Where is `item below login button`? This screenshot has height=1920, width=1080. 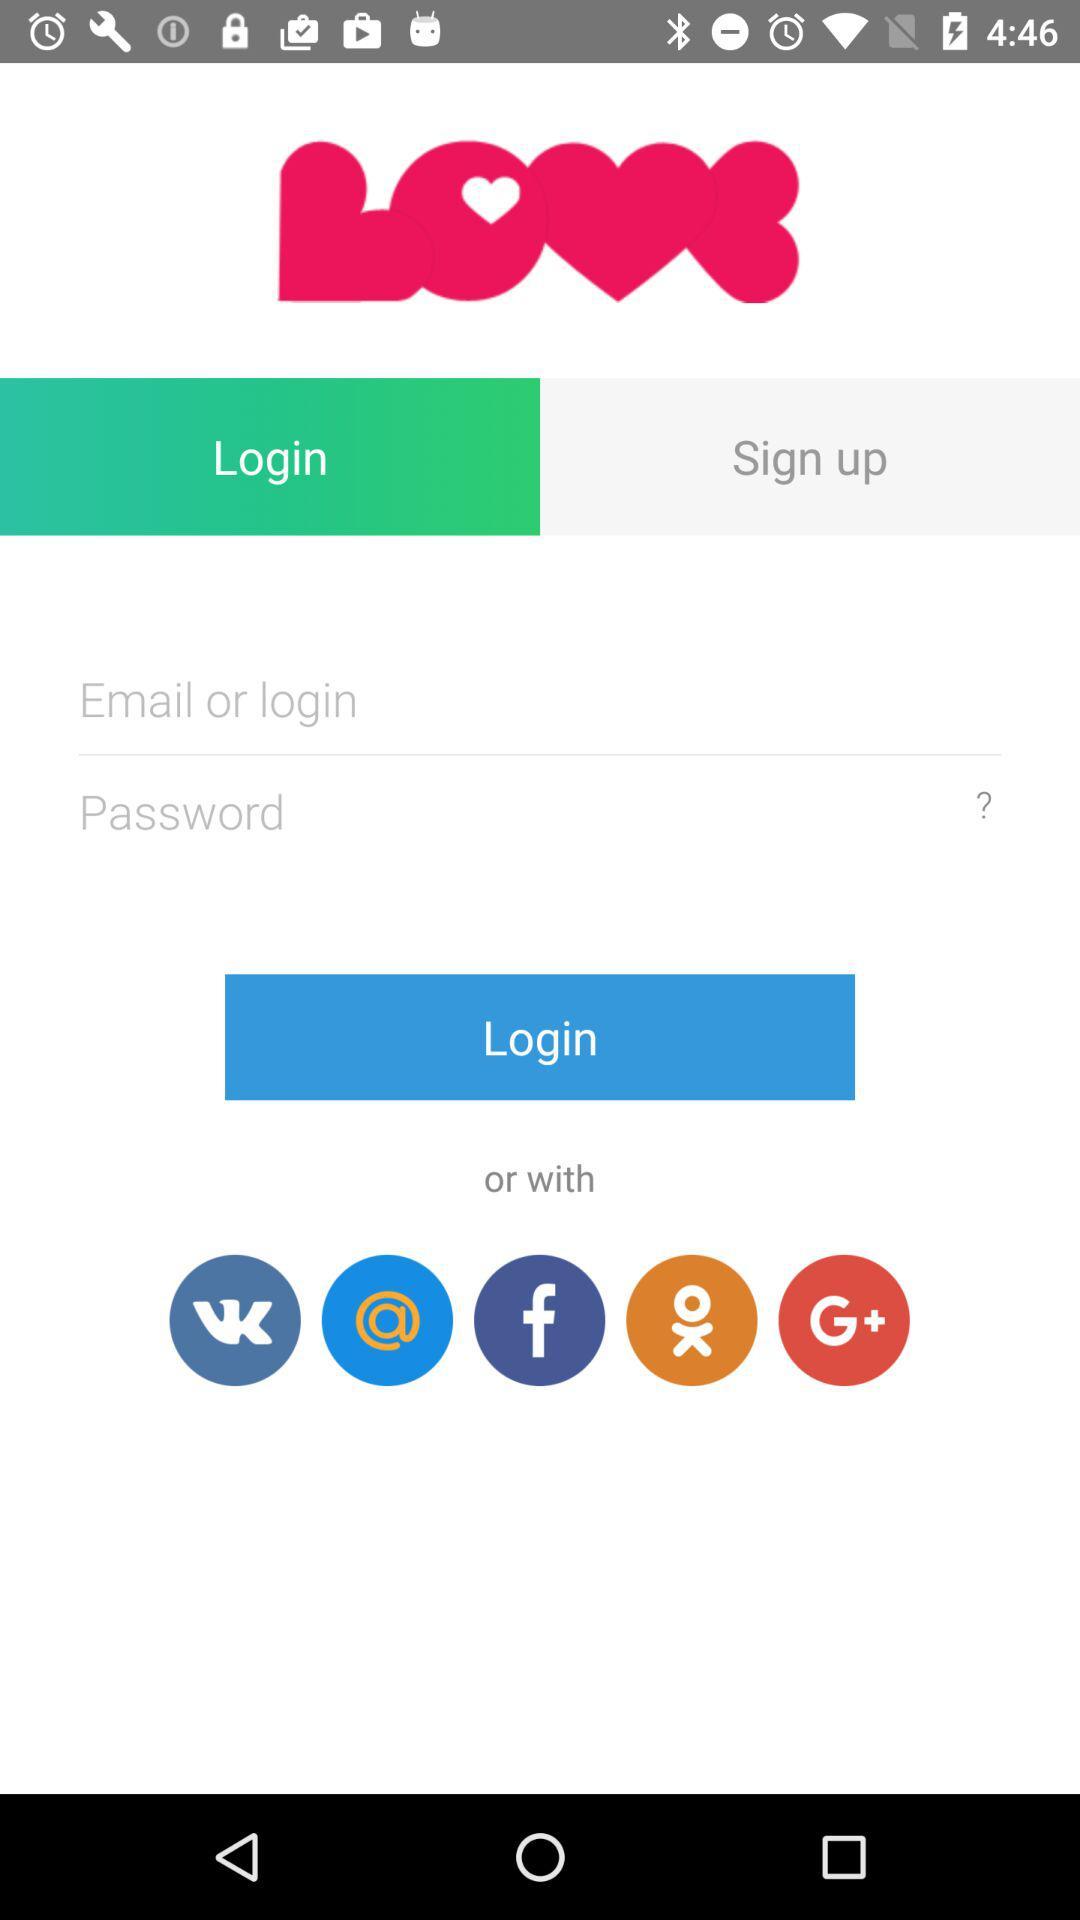
item below login button is located at coordinates (234, 1320).